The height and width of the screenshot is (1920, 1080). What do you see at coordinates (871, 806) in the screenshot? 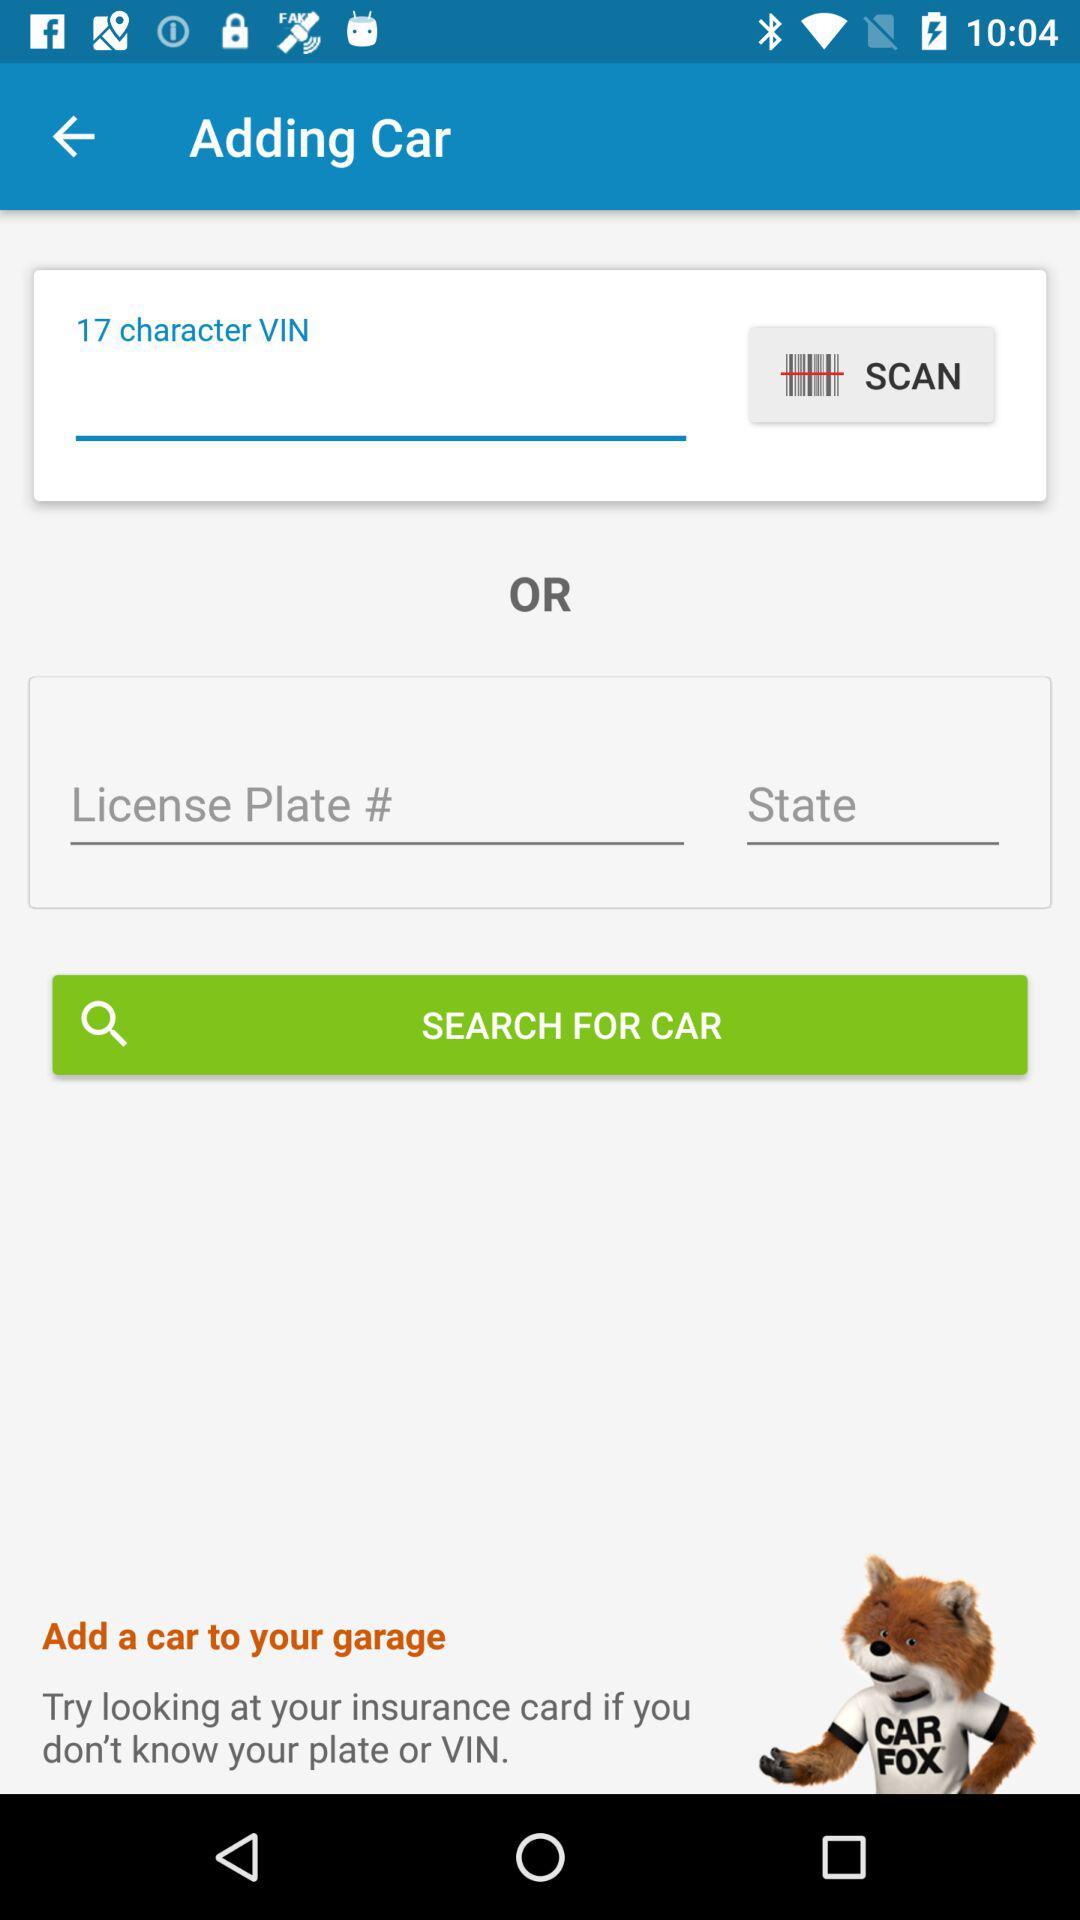
I see `state` at bounding box center [871, 806].